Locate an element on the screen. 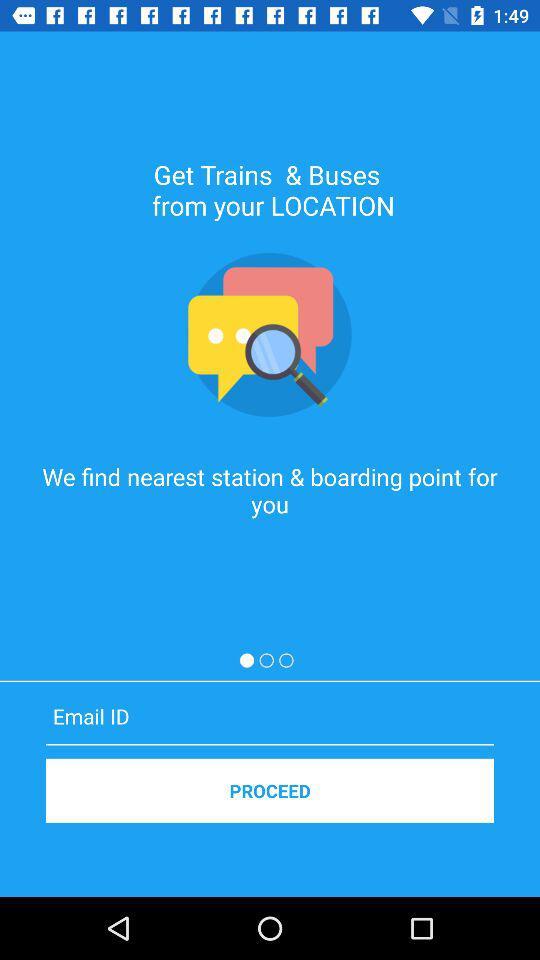 The width and height of the screenshot is (540, 960). email id icon is located at coordinates (270, 716).